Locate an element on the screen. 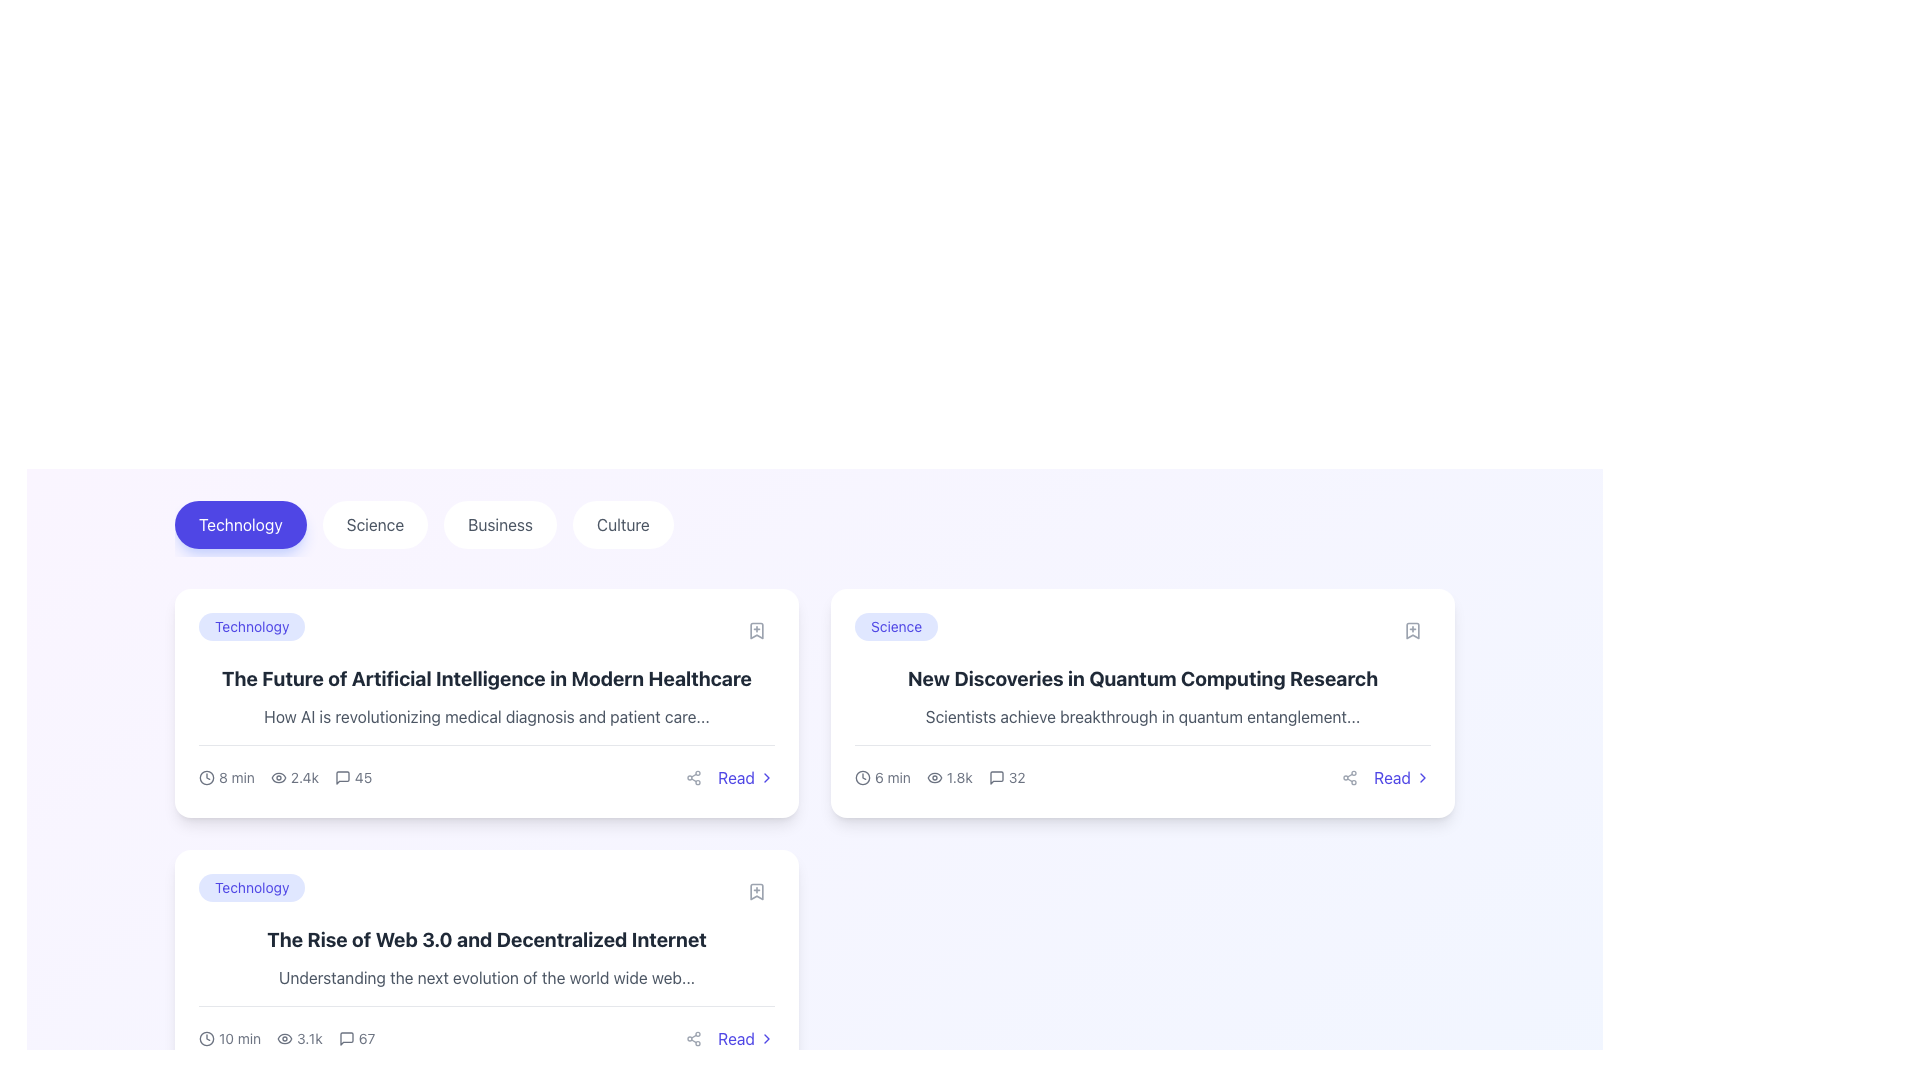 The width and height of the screenshot is (1920, 1080). the circular light gray button with a network or sharing icon, located under the headline 'The Future of Artificial Intelligence in Modern Healthcare', to share the content is located at coordinates (694, 777).